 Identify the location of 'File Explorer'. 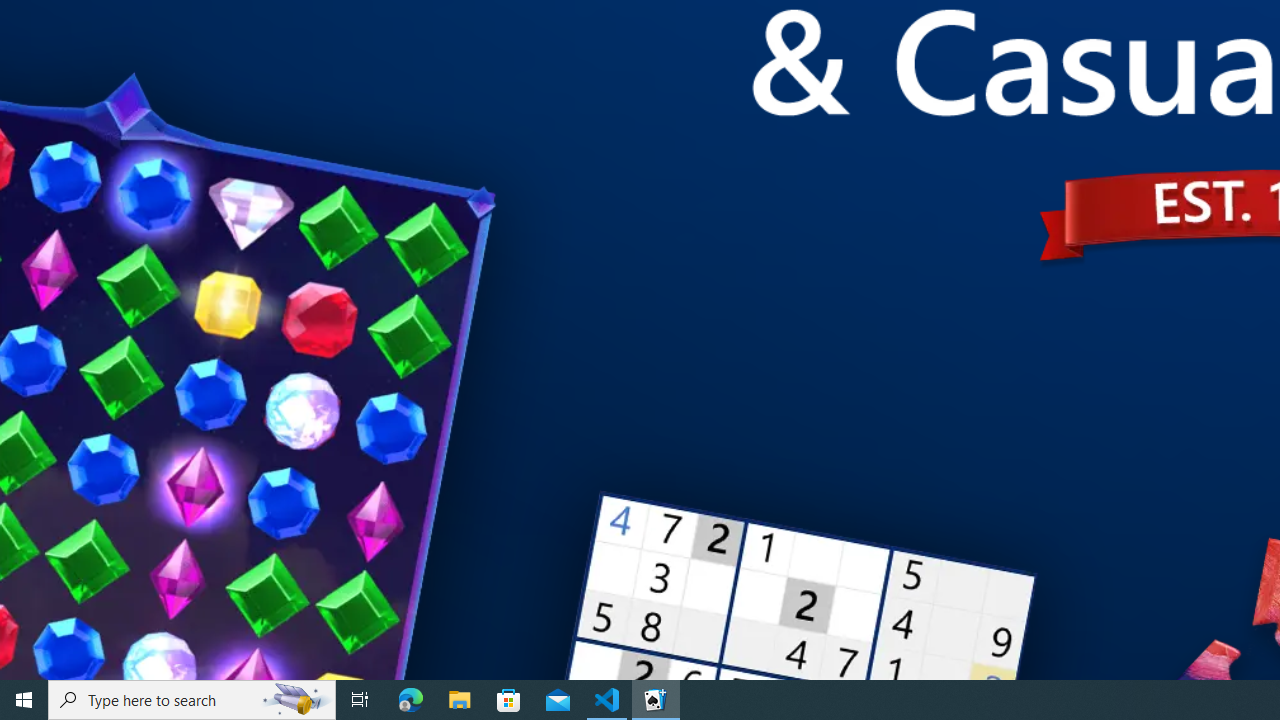
(459, 698).